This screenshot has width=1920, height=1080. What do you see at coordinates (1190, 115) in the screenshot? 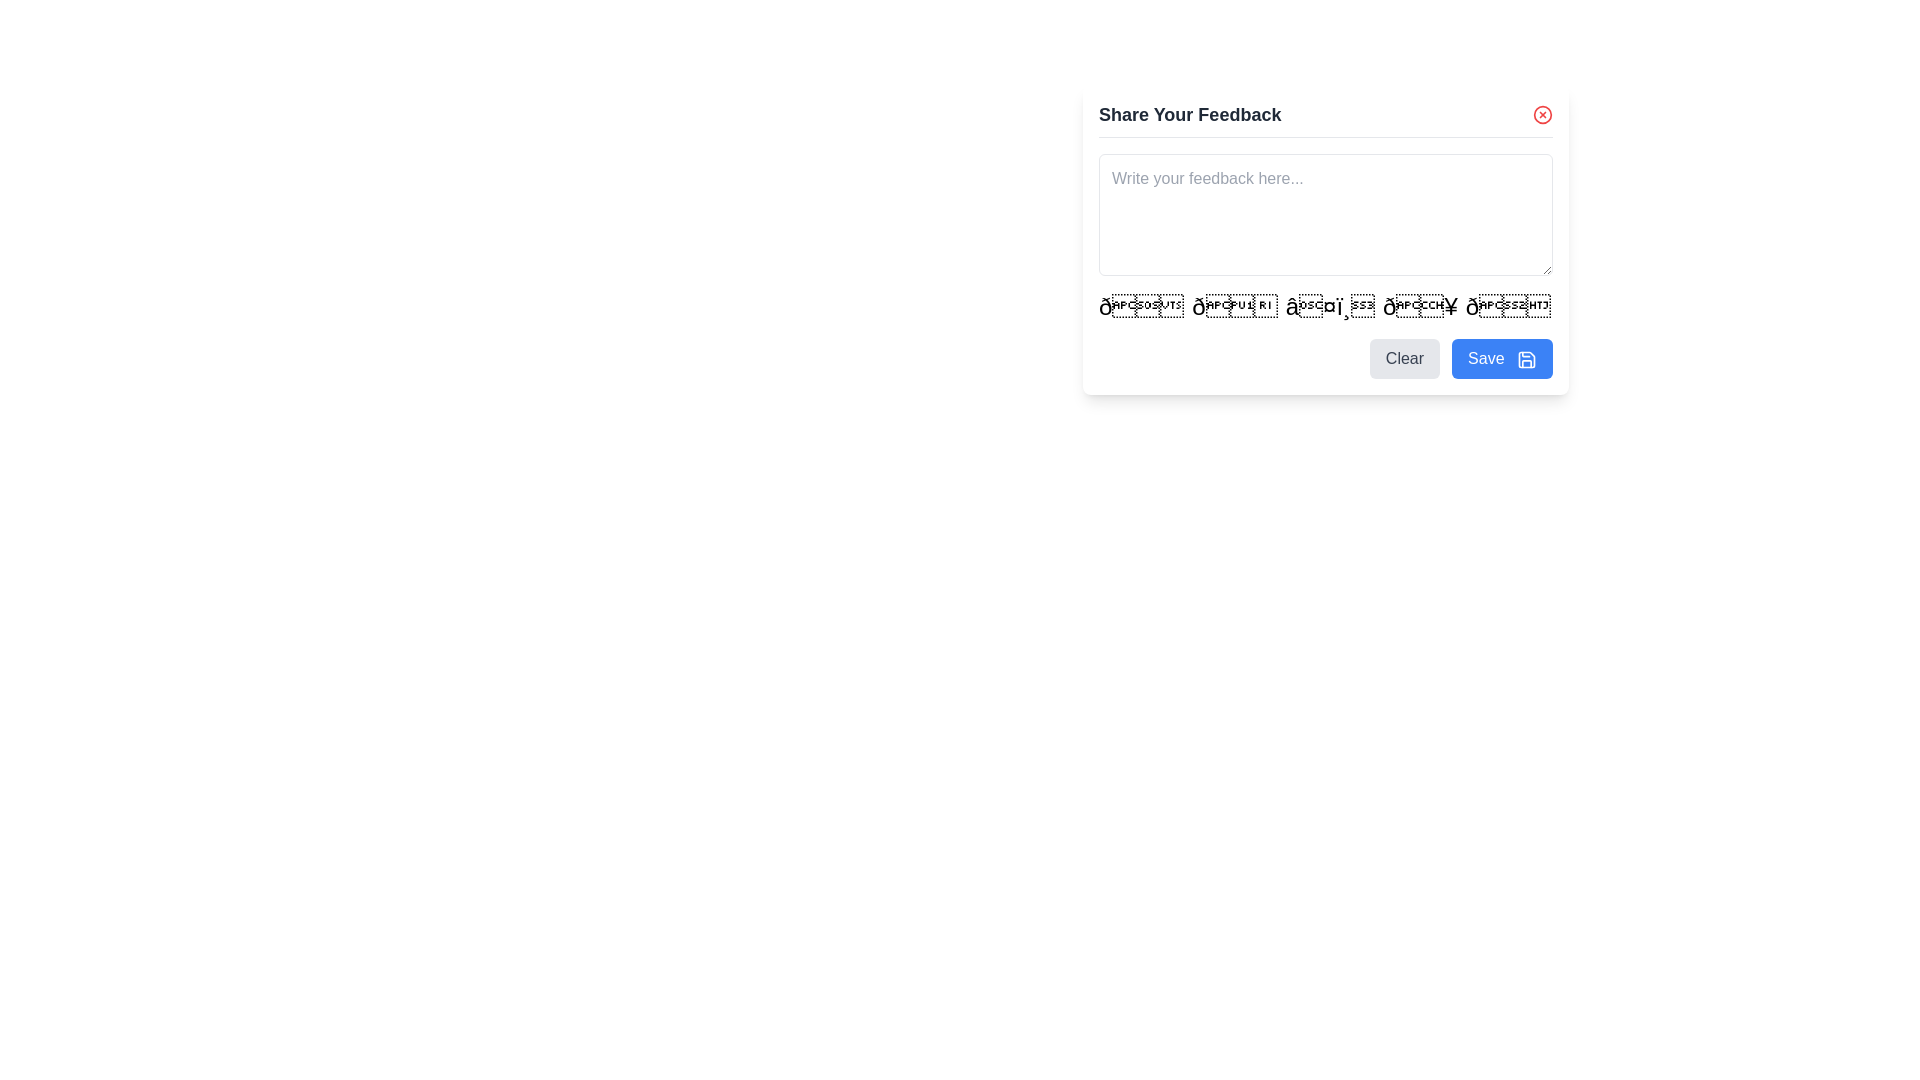
I see `text label that serves as the title for the feedback form, located at the upper portion of the feedback dialog box` at bounding box center [1190, 115].